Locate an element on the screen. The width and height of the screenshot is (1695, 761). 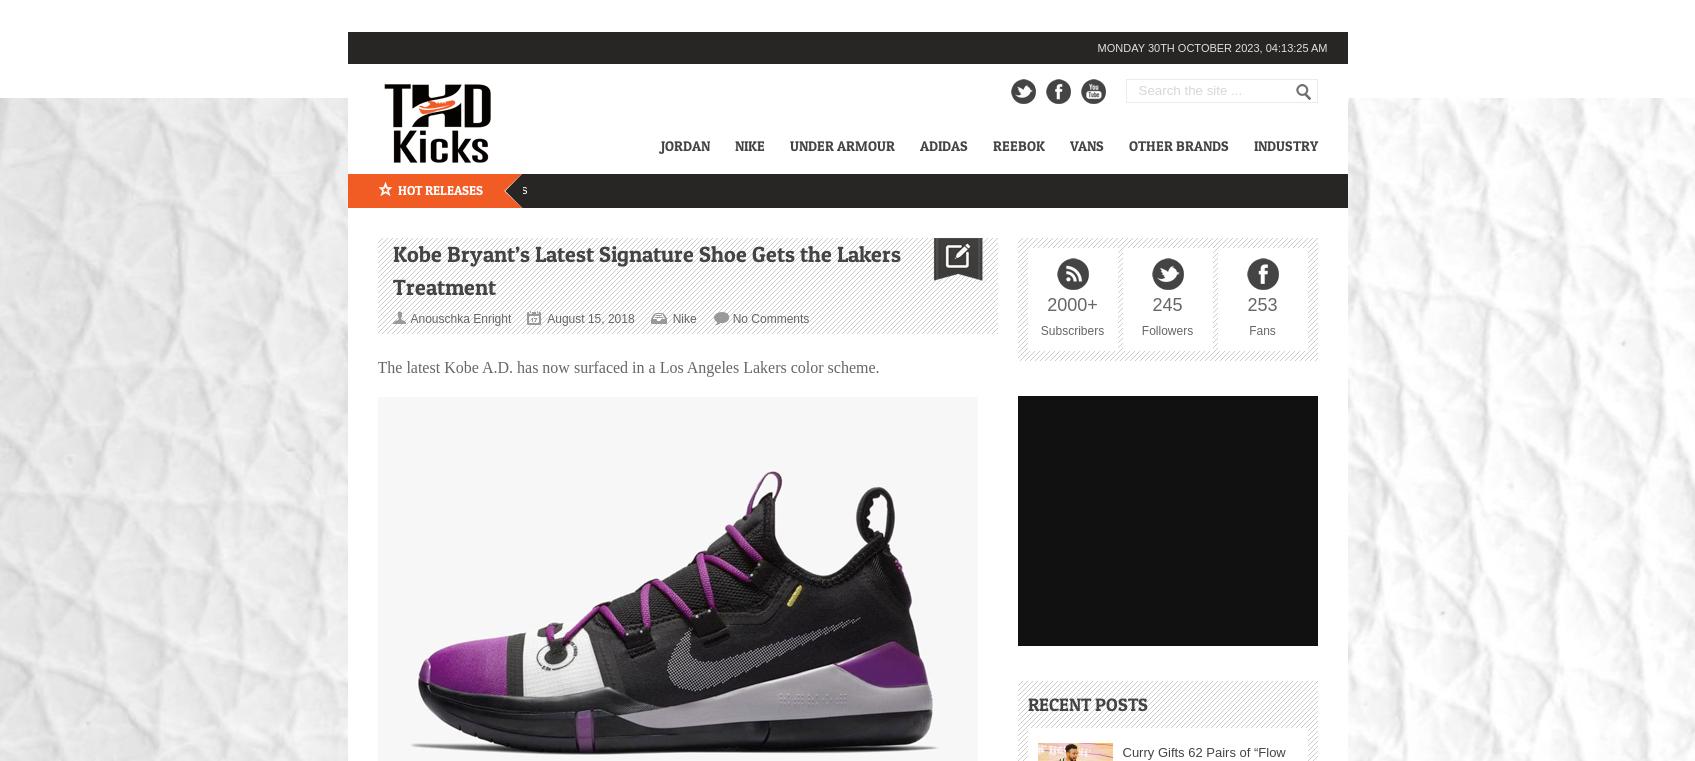
'The latest Kobe A.D. has now surfaced in a Los Angeles Lakers color scheme.' is located at coordinates (626, 366).